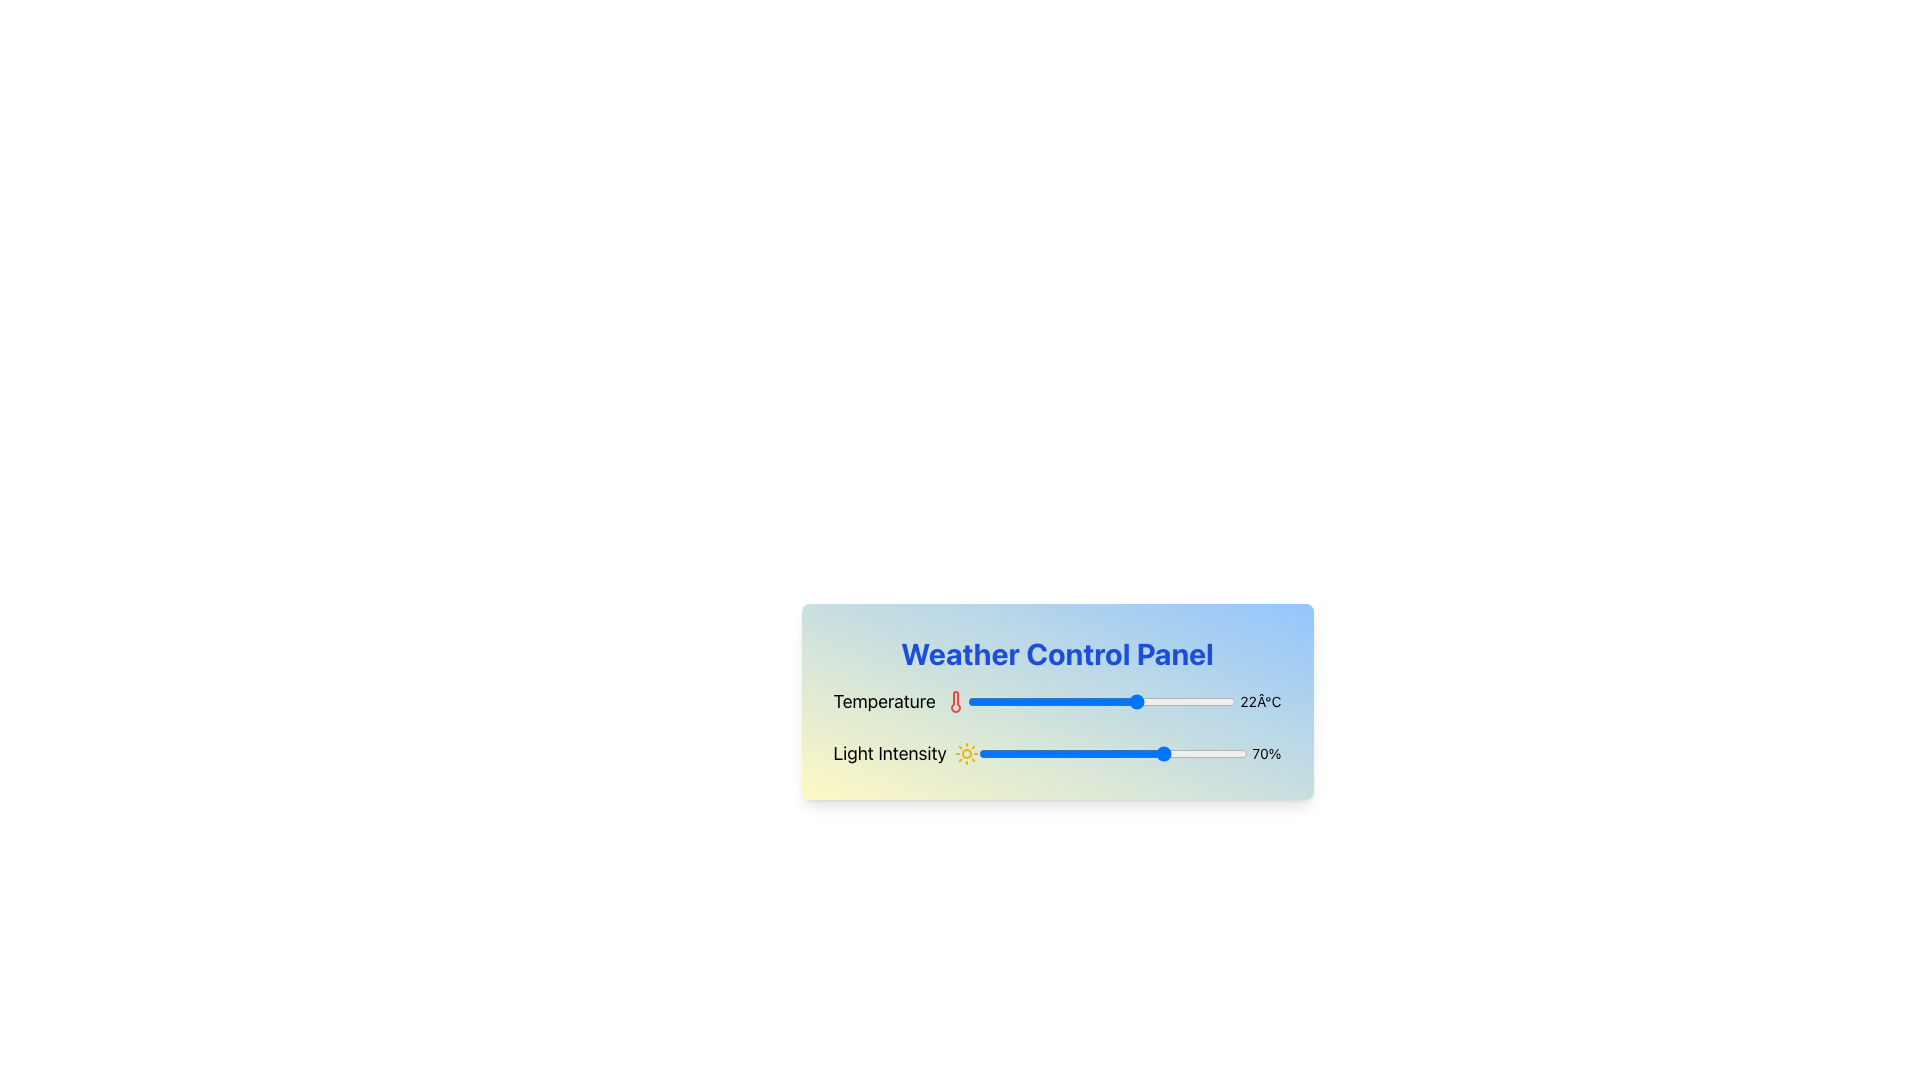 This screenshot has height=1080, width=1920. I want to click on light intensity, so click(995, 753).